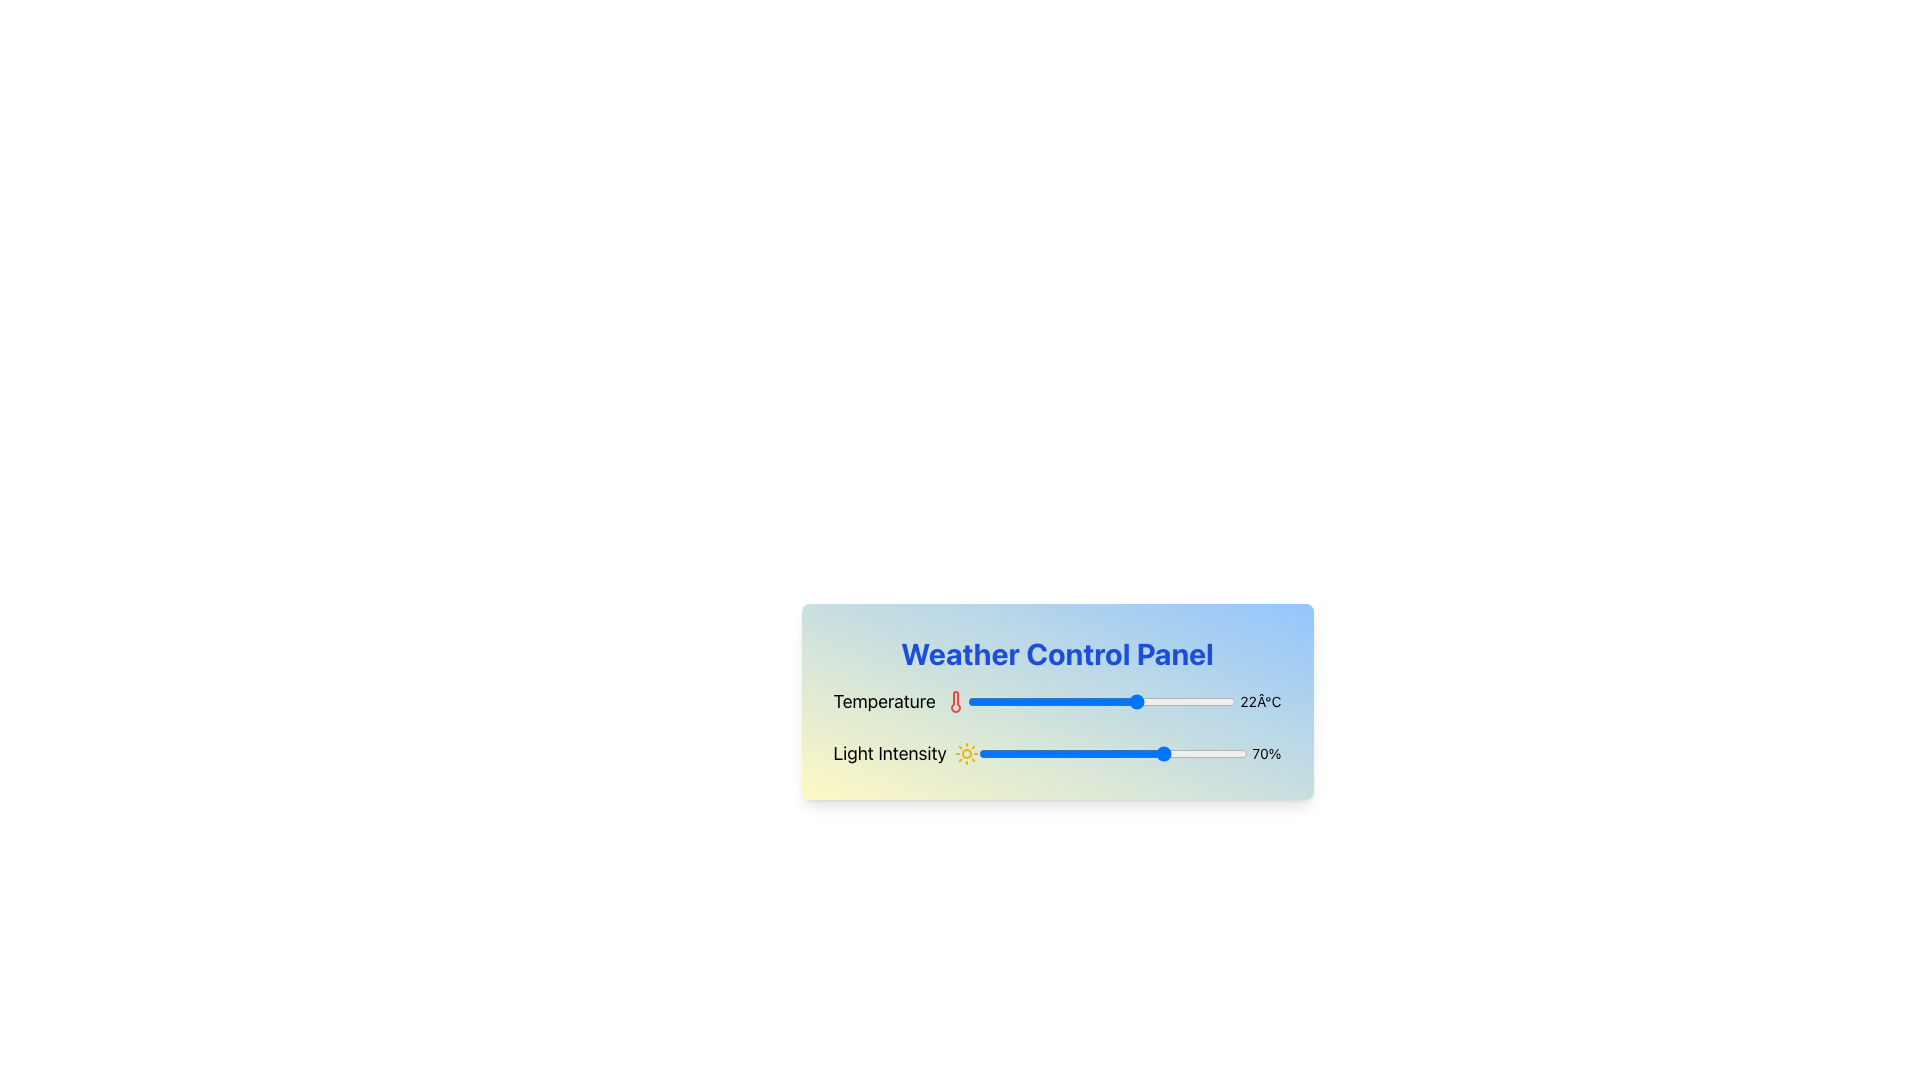 This screenshot has height=1080, width=1920. I want to click on light intensity, so click(995, 753).